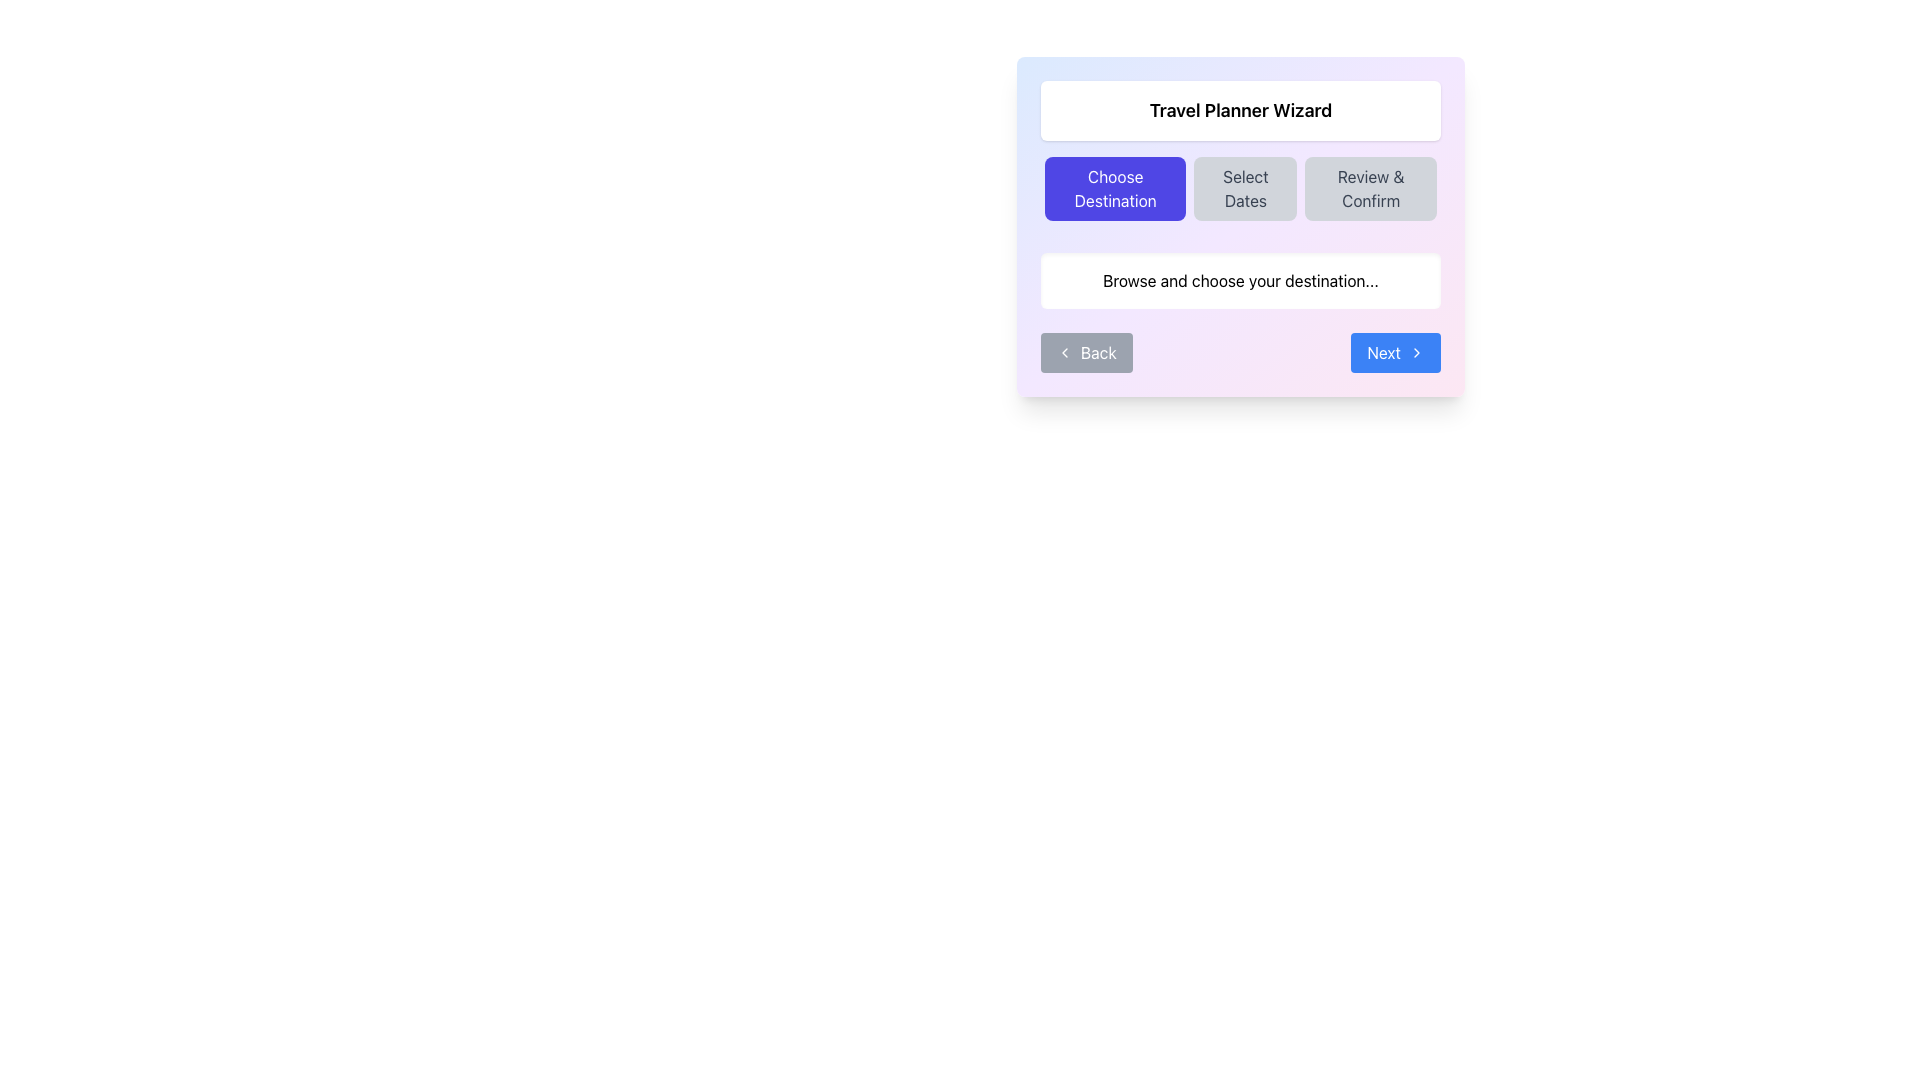 The image size is (1920, 1080). Describe the element at coordinates (1415, 352) in the screenshot. I see `the 'Next' button located at the bottom-right corner of the card UI component` at that location.